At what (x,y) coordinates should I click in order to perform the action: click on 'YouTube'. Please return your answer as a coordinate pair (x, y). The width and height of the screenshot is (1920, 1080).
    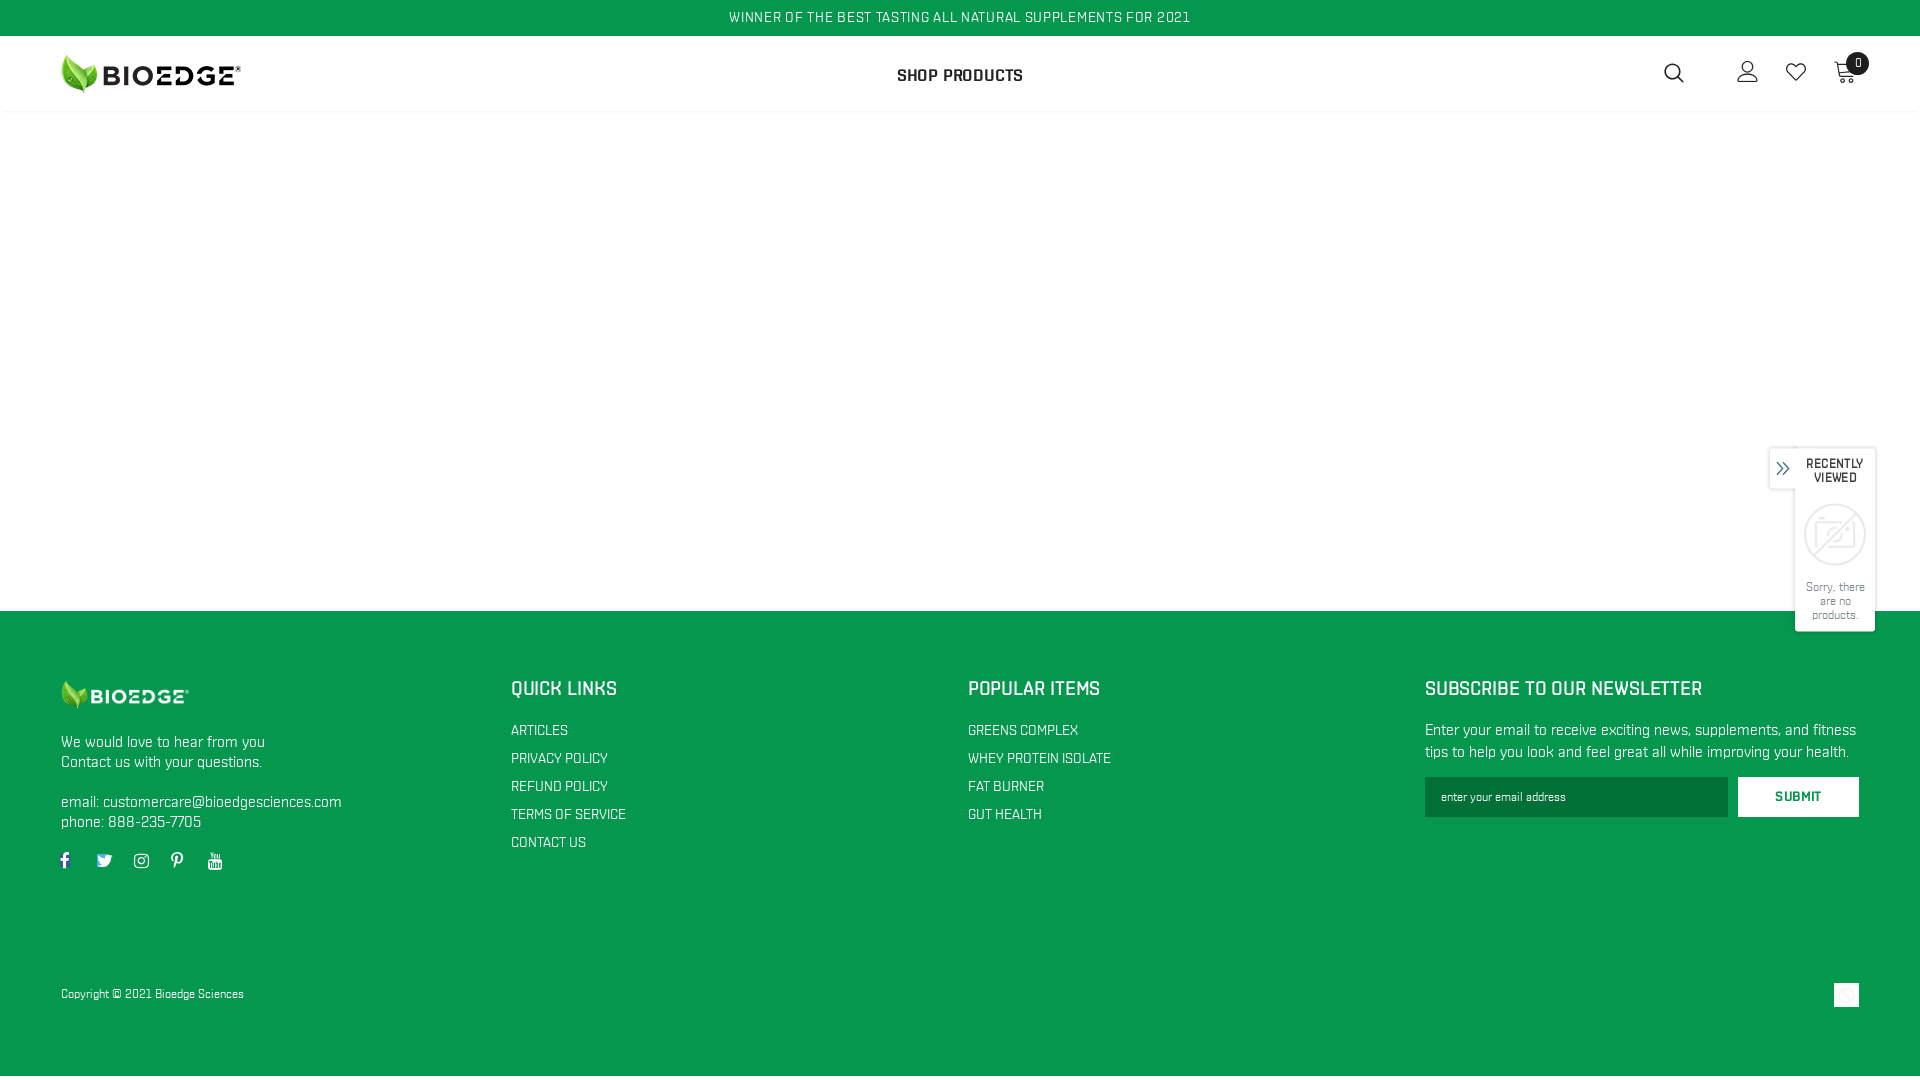
    Looking at the image, I should click on (212, 859).